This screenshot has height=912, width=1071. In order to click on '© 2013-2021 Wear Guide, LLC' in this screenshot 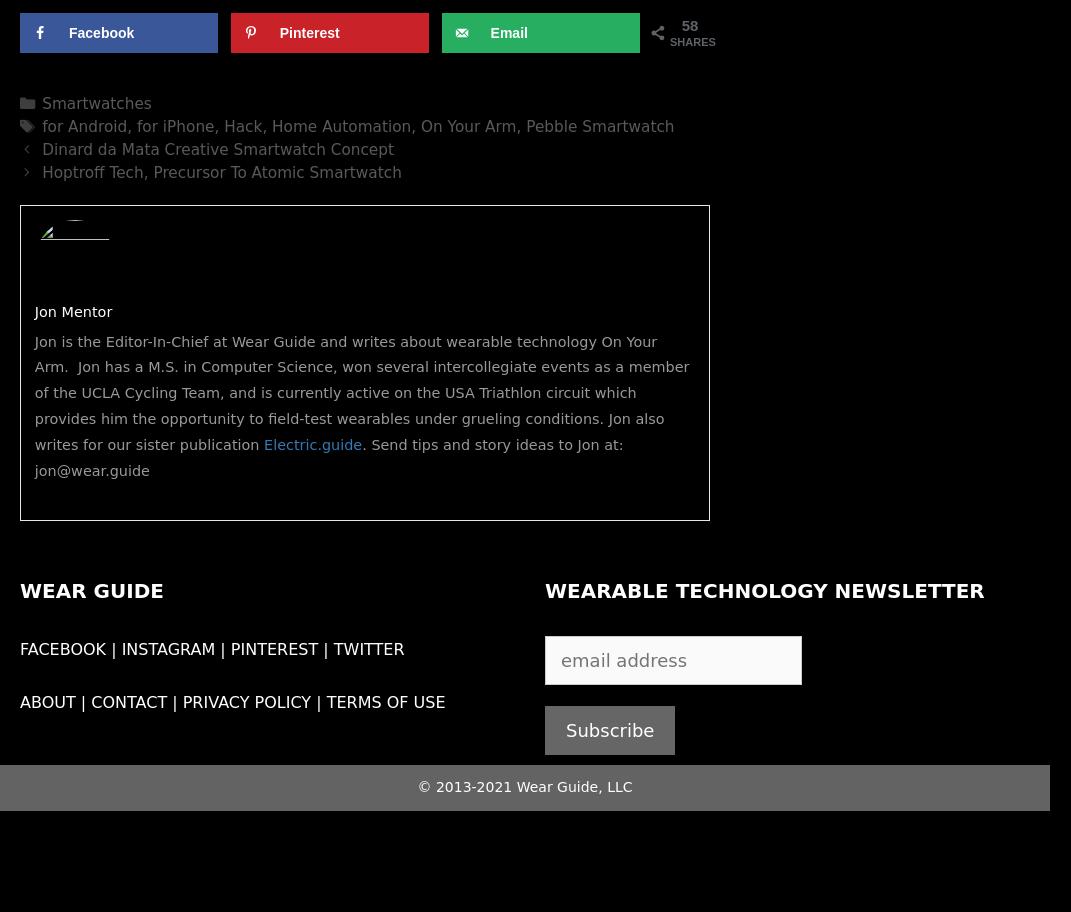, I will do `click(523, 786)`.